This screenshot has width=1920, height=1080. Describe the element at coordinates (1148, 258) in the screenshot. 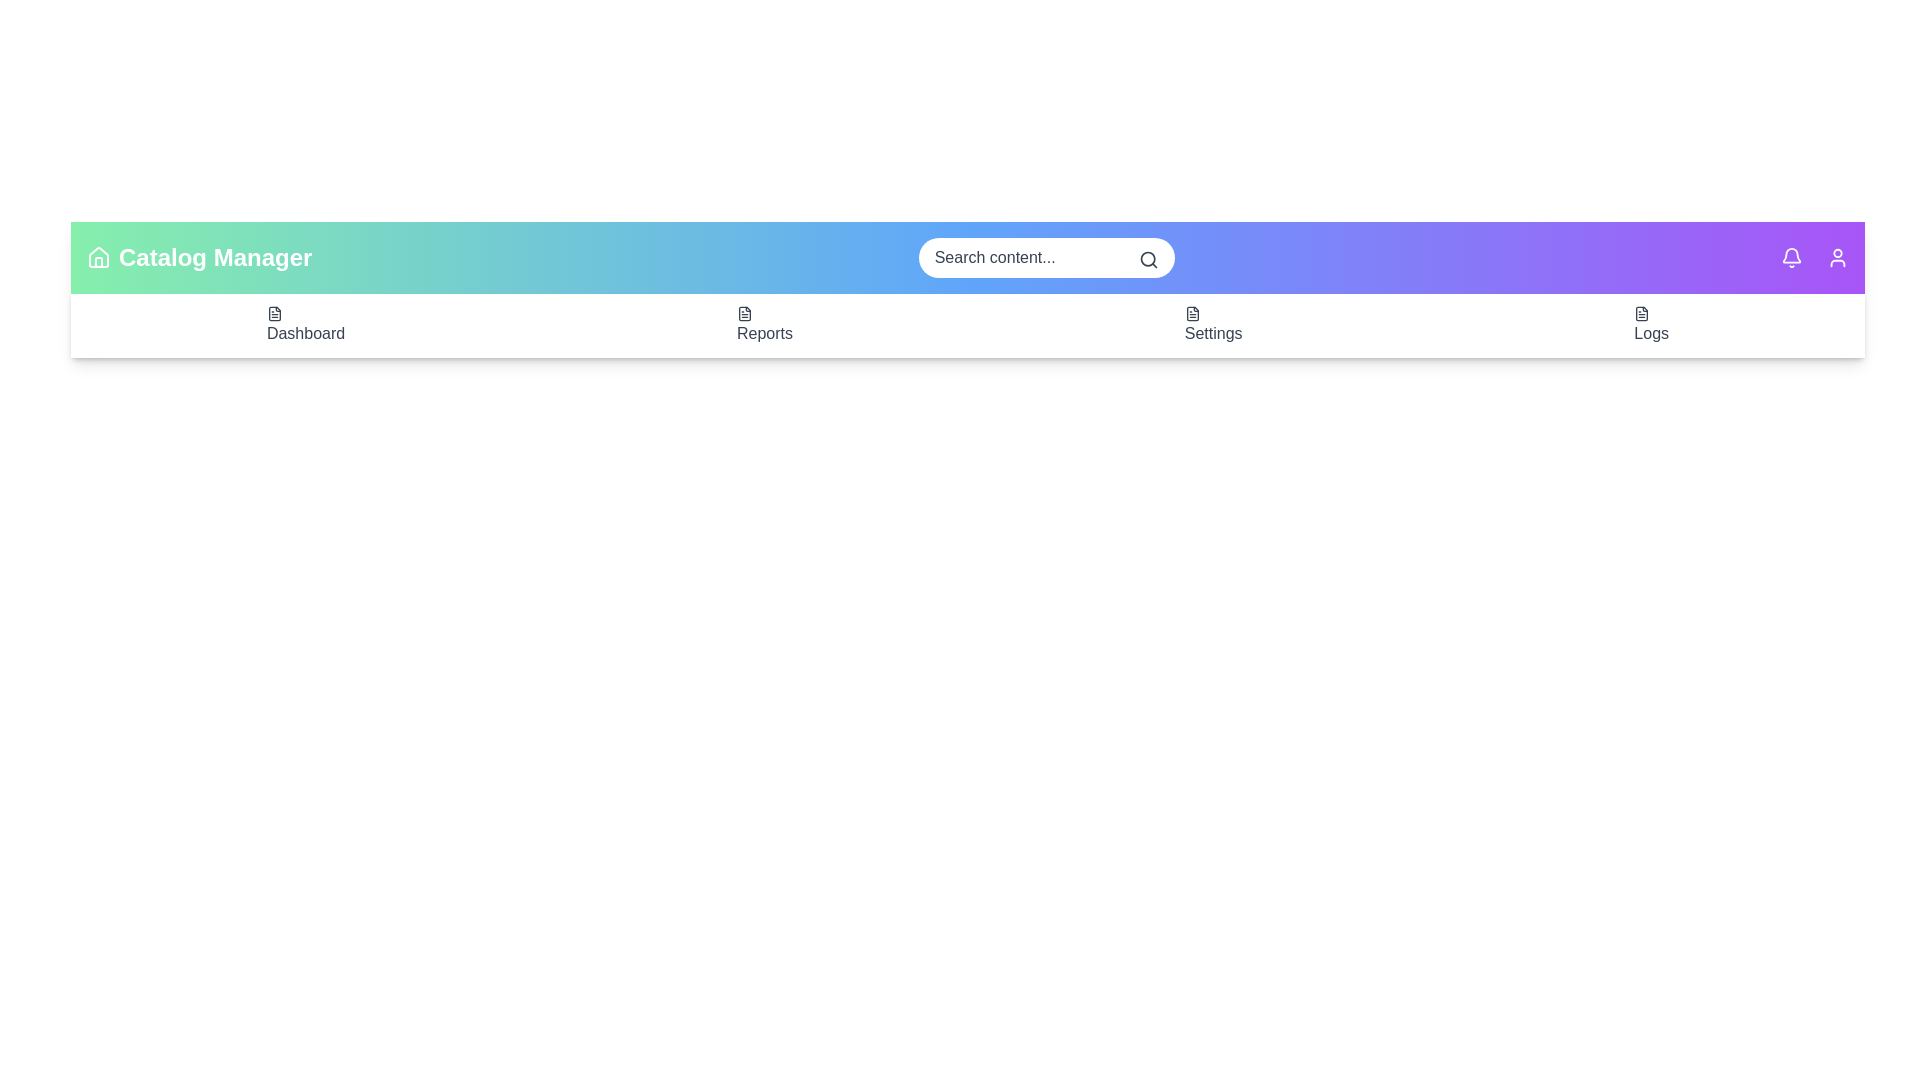

I see `search icon to initiate a search` at that location.